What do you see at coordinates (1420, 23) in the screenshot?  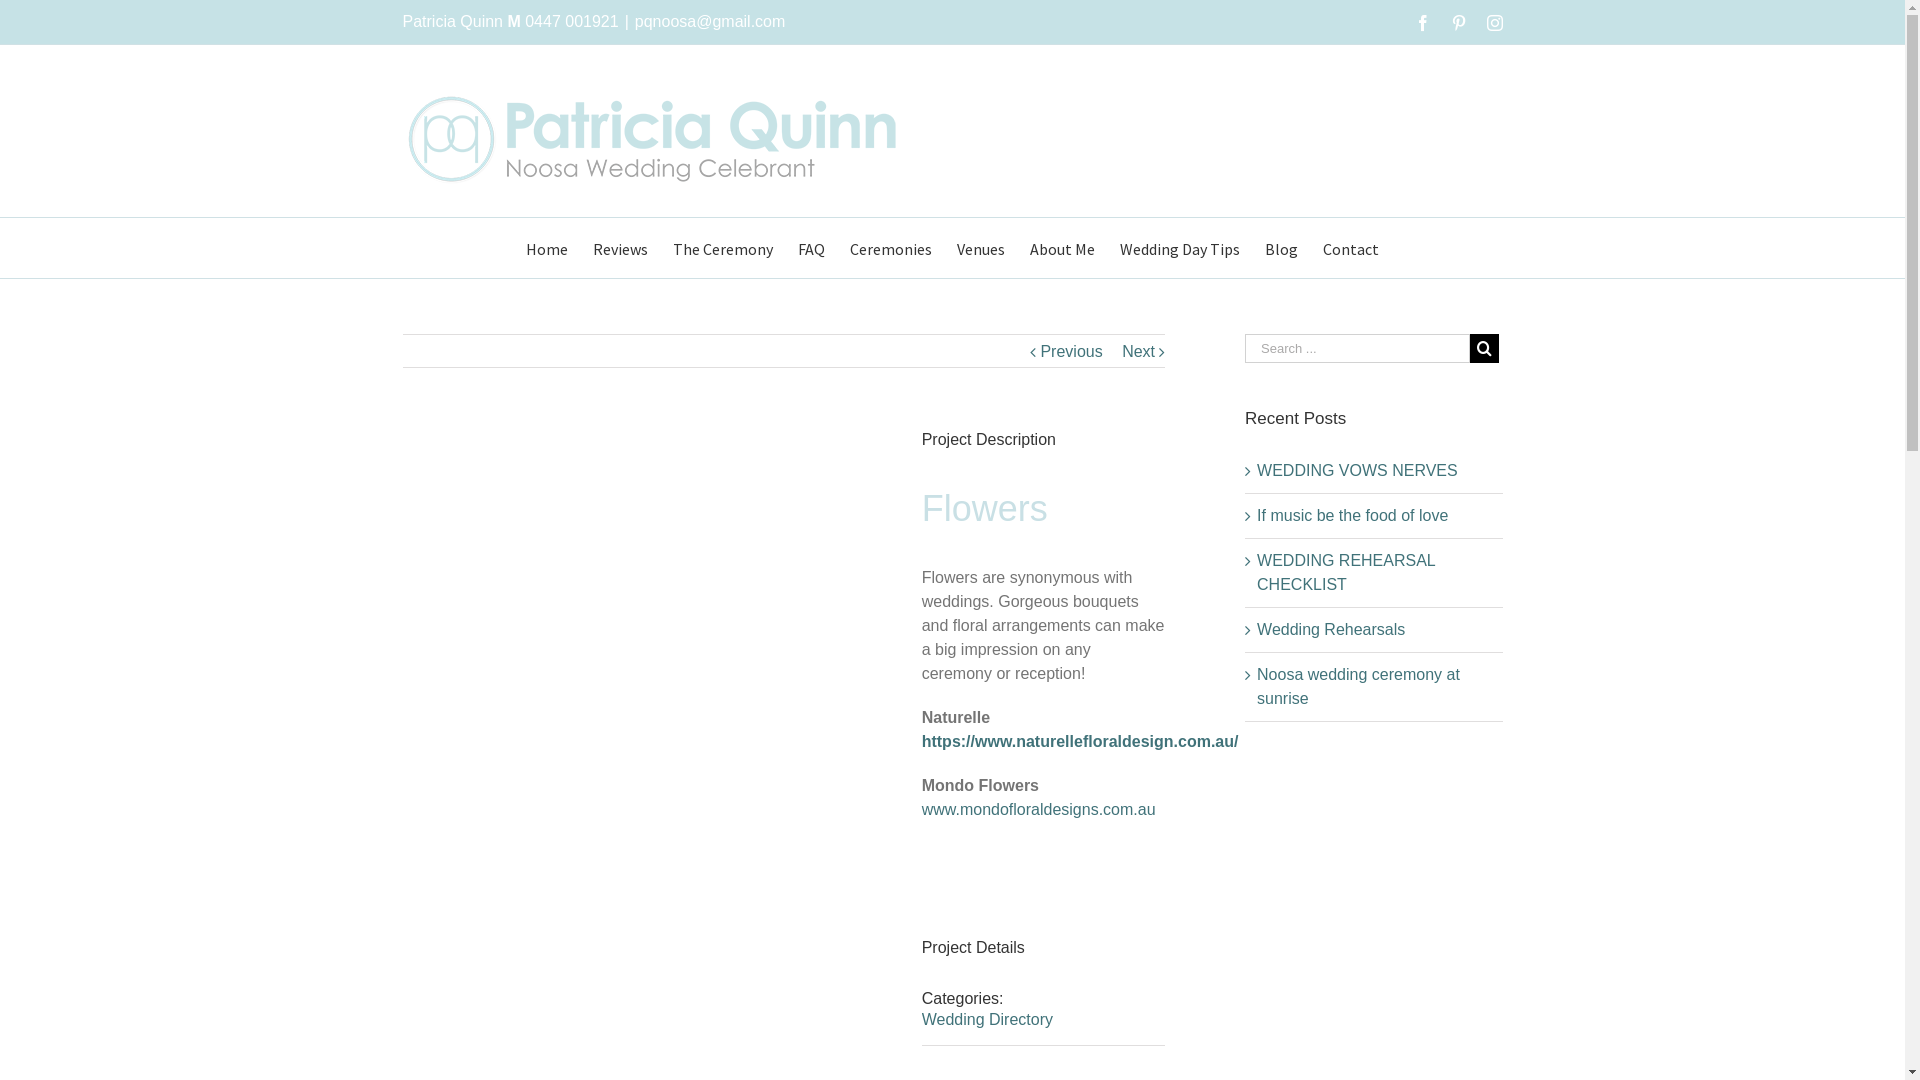 I see `'Facebook'` at bounding box center [1420, 23].